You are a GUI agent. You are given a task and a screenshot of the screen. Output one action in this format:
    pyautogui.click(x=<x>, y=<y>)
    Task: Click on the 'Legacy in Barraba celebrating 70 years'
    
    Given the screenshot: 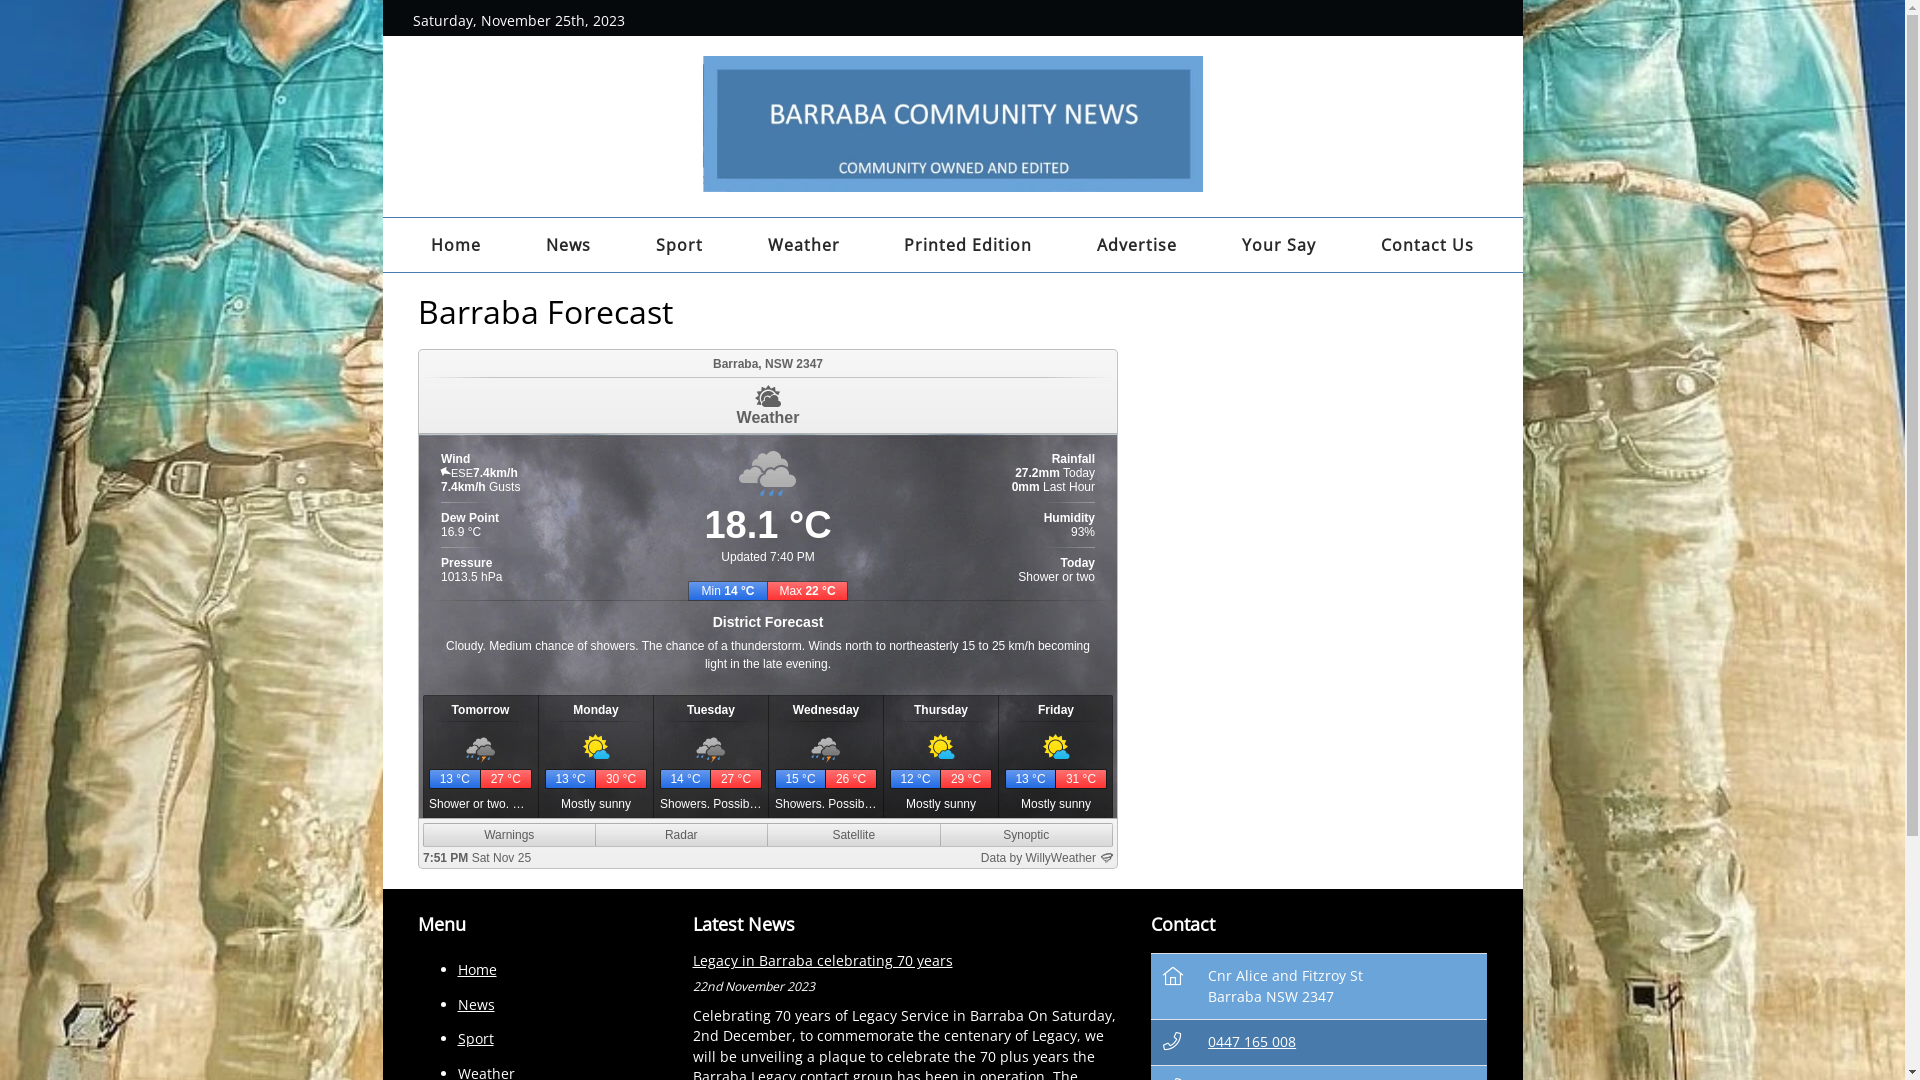 What is the action you would take?
    pyautogui.click(x=821, y=959)
    